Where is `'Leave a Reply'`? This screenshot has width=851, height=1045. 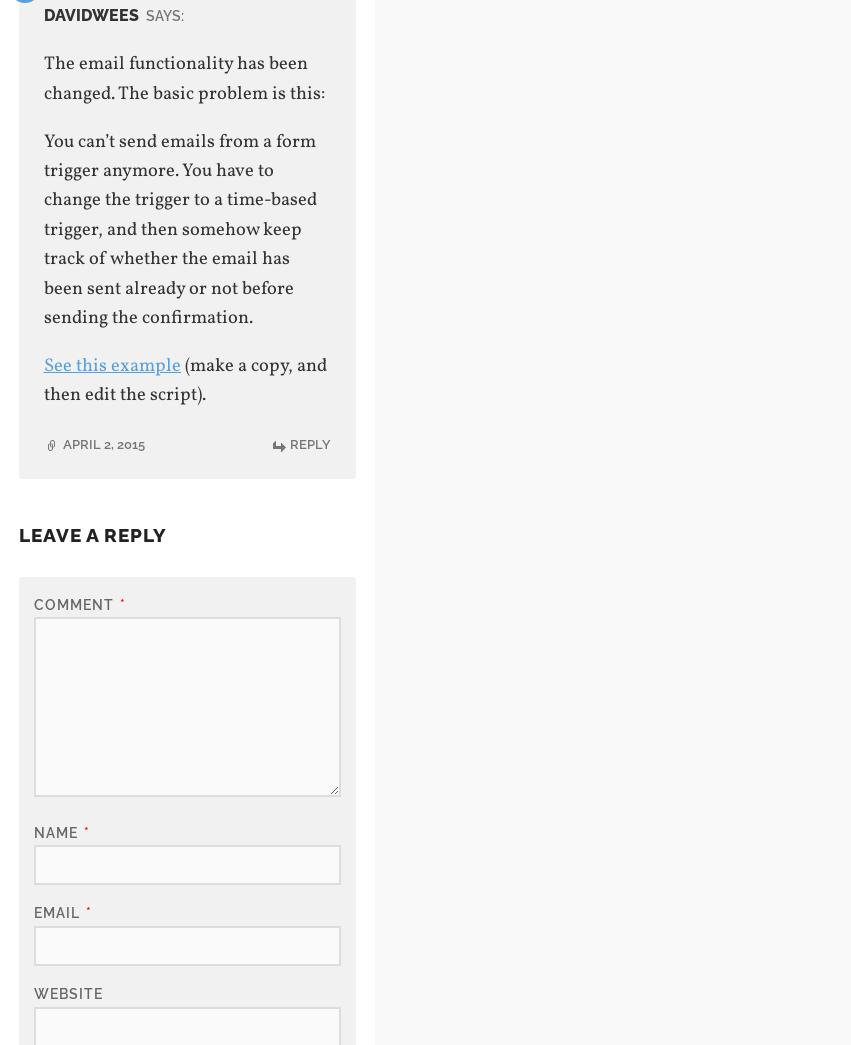
'Leave a Reply' is located at coordinates (90, 533).